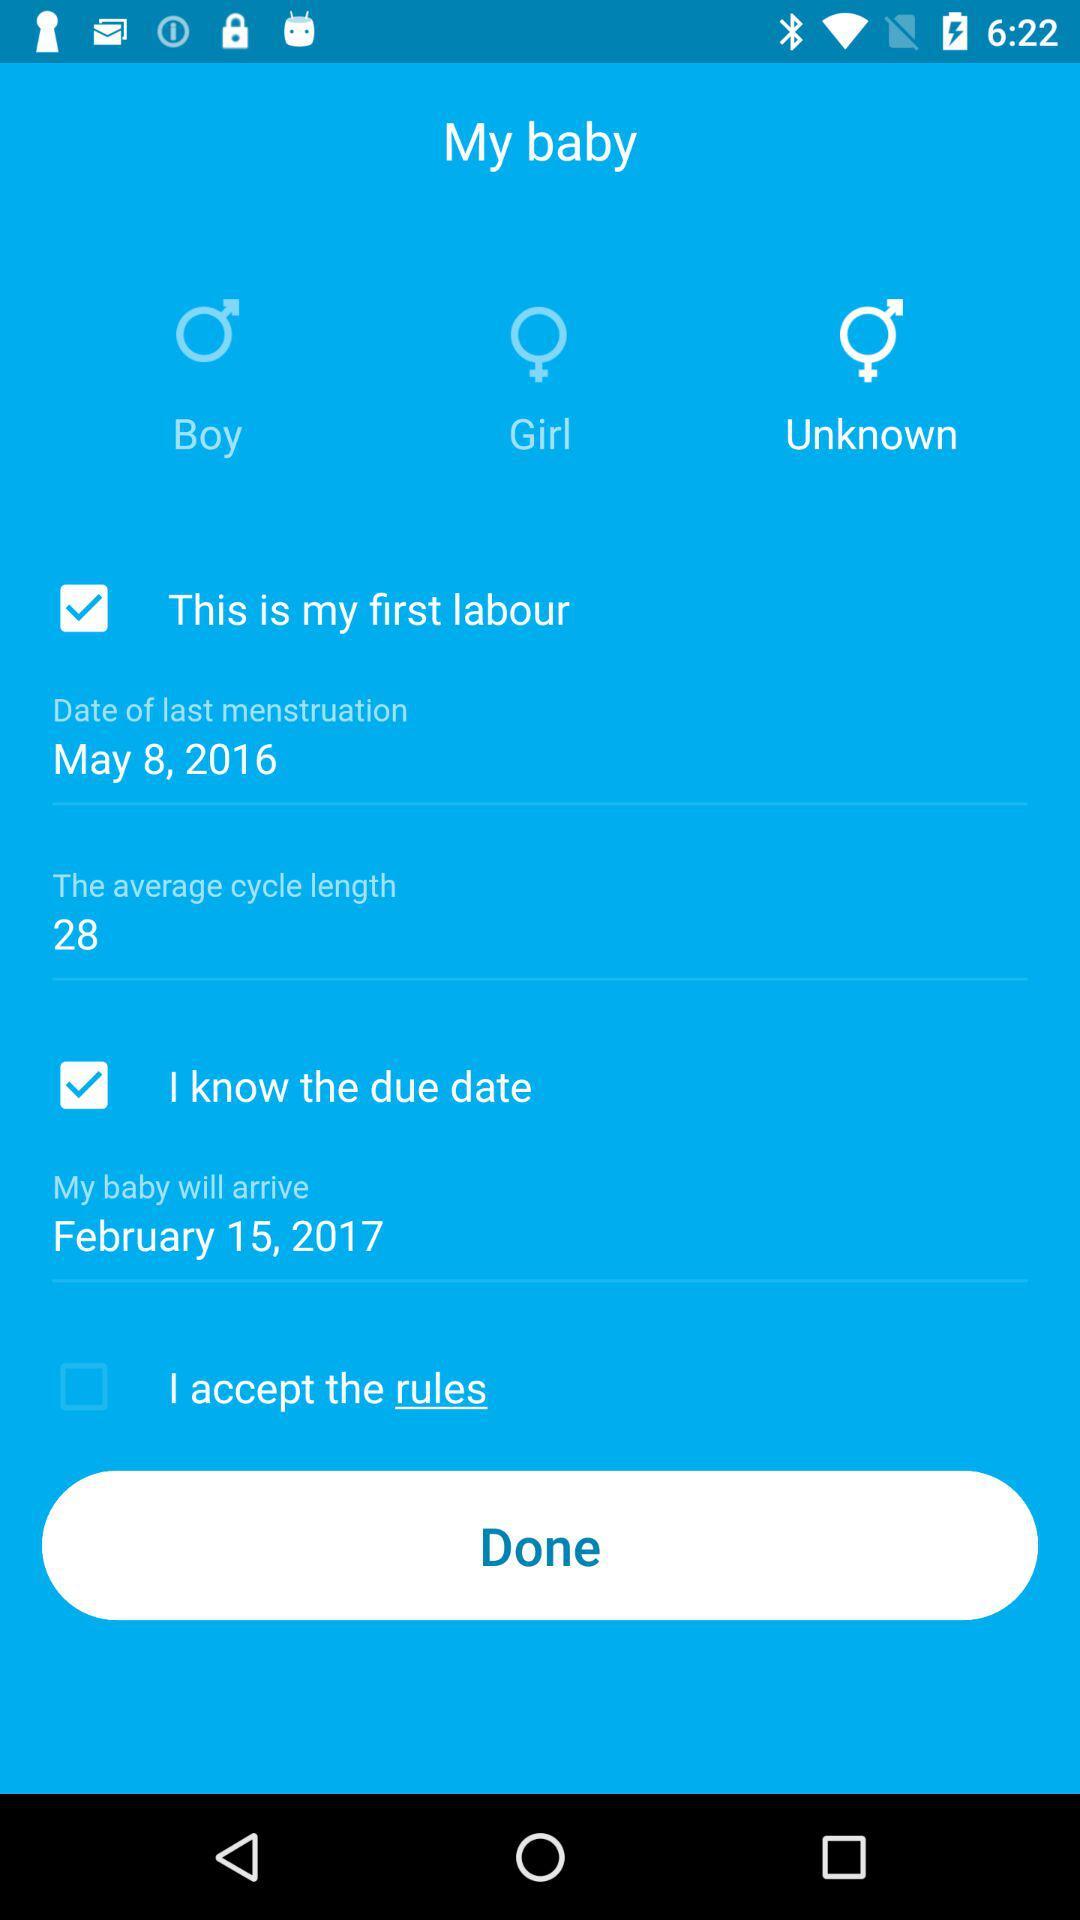  I want to click on an option, so click(83, 607).